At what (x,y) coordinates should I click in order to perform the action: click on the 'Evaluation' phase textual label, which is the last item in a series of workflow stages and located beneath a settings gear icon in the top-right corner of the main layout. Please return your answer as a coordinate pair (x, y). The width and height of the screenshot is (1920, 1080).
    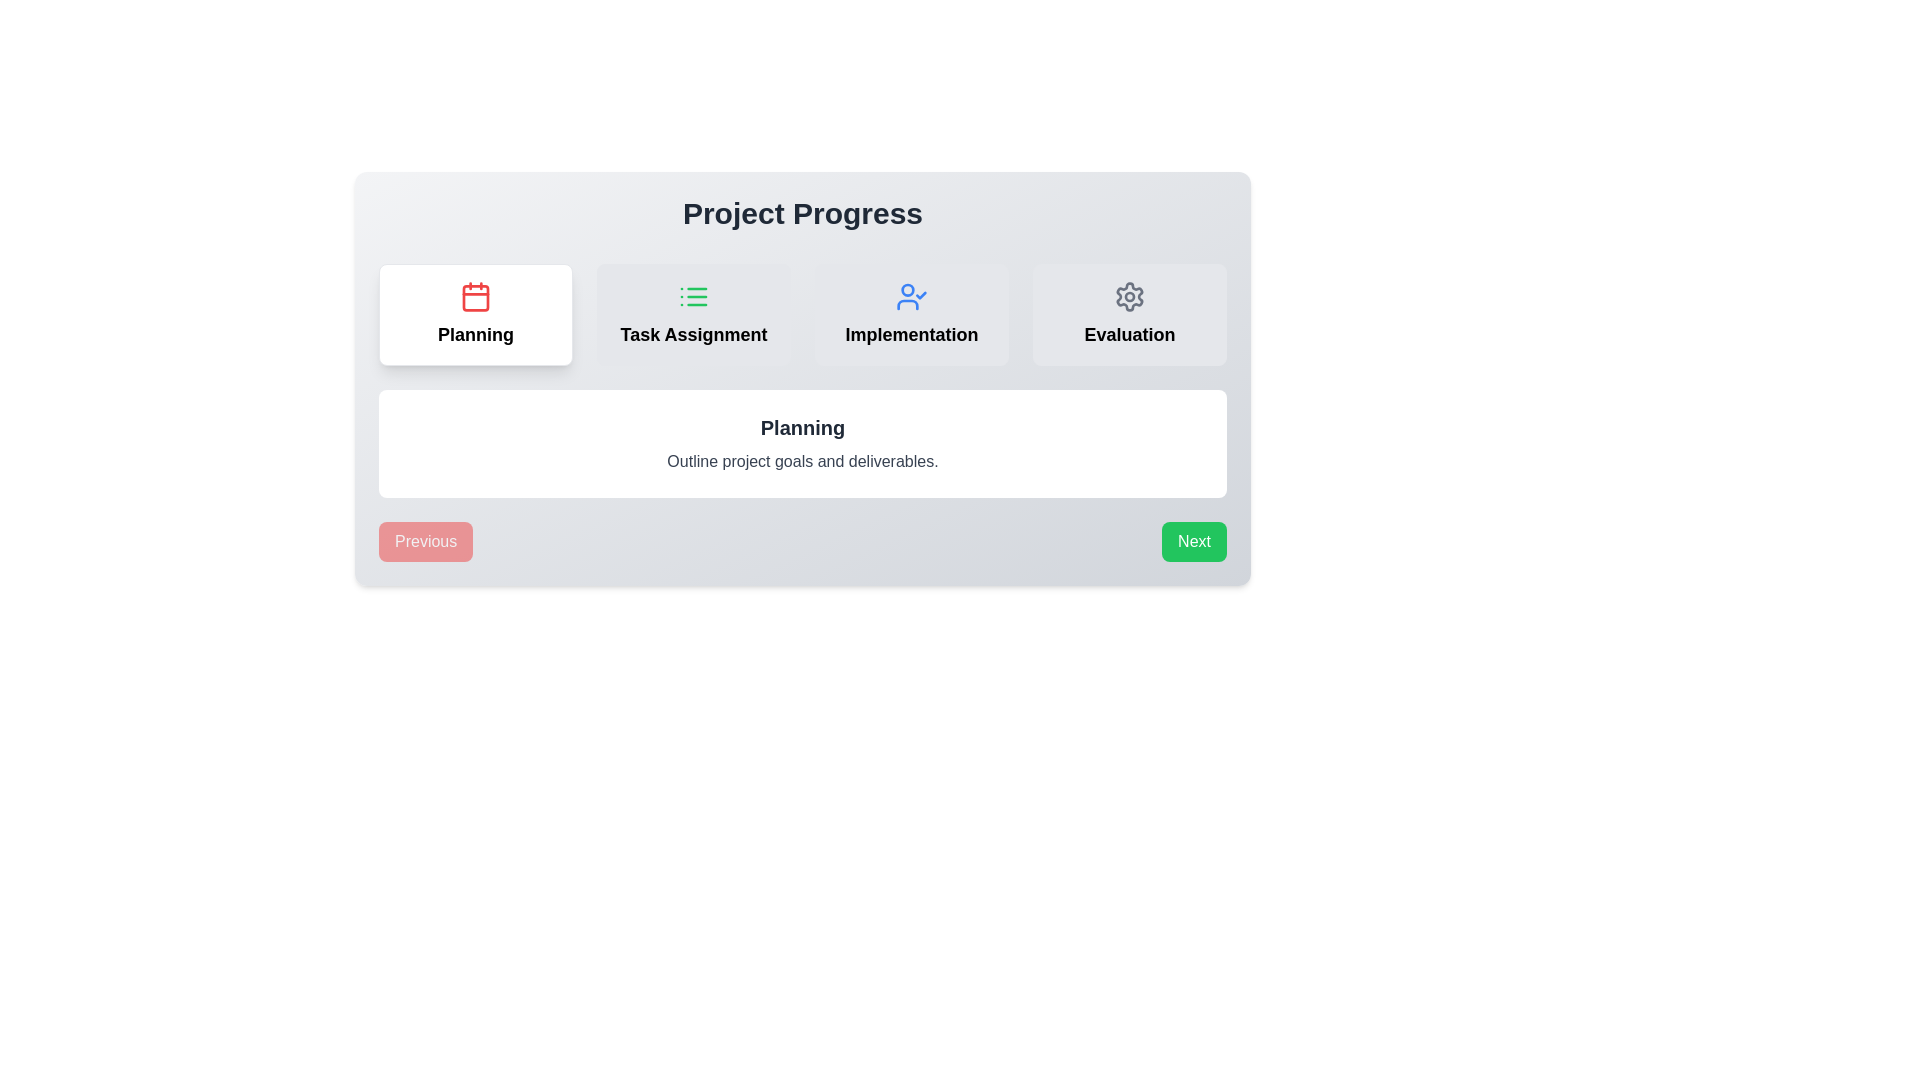
    Looking at the image, I should click on (1129, 334).